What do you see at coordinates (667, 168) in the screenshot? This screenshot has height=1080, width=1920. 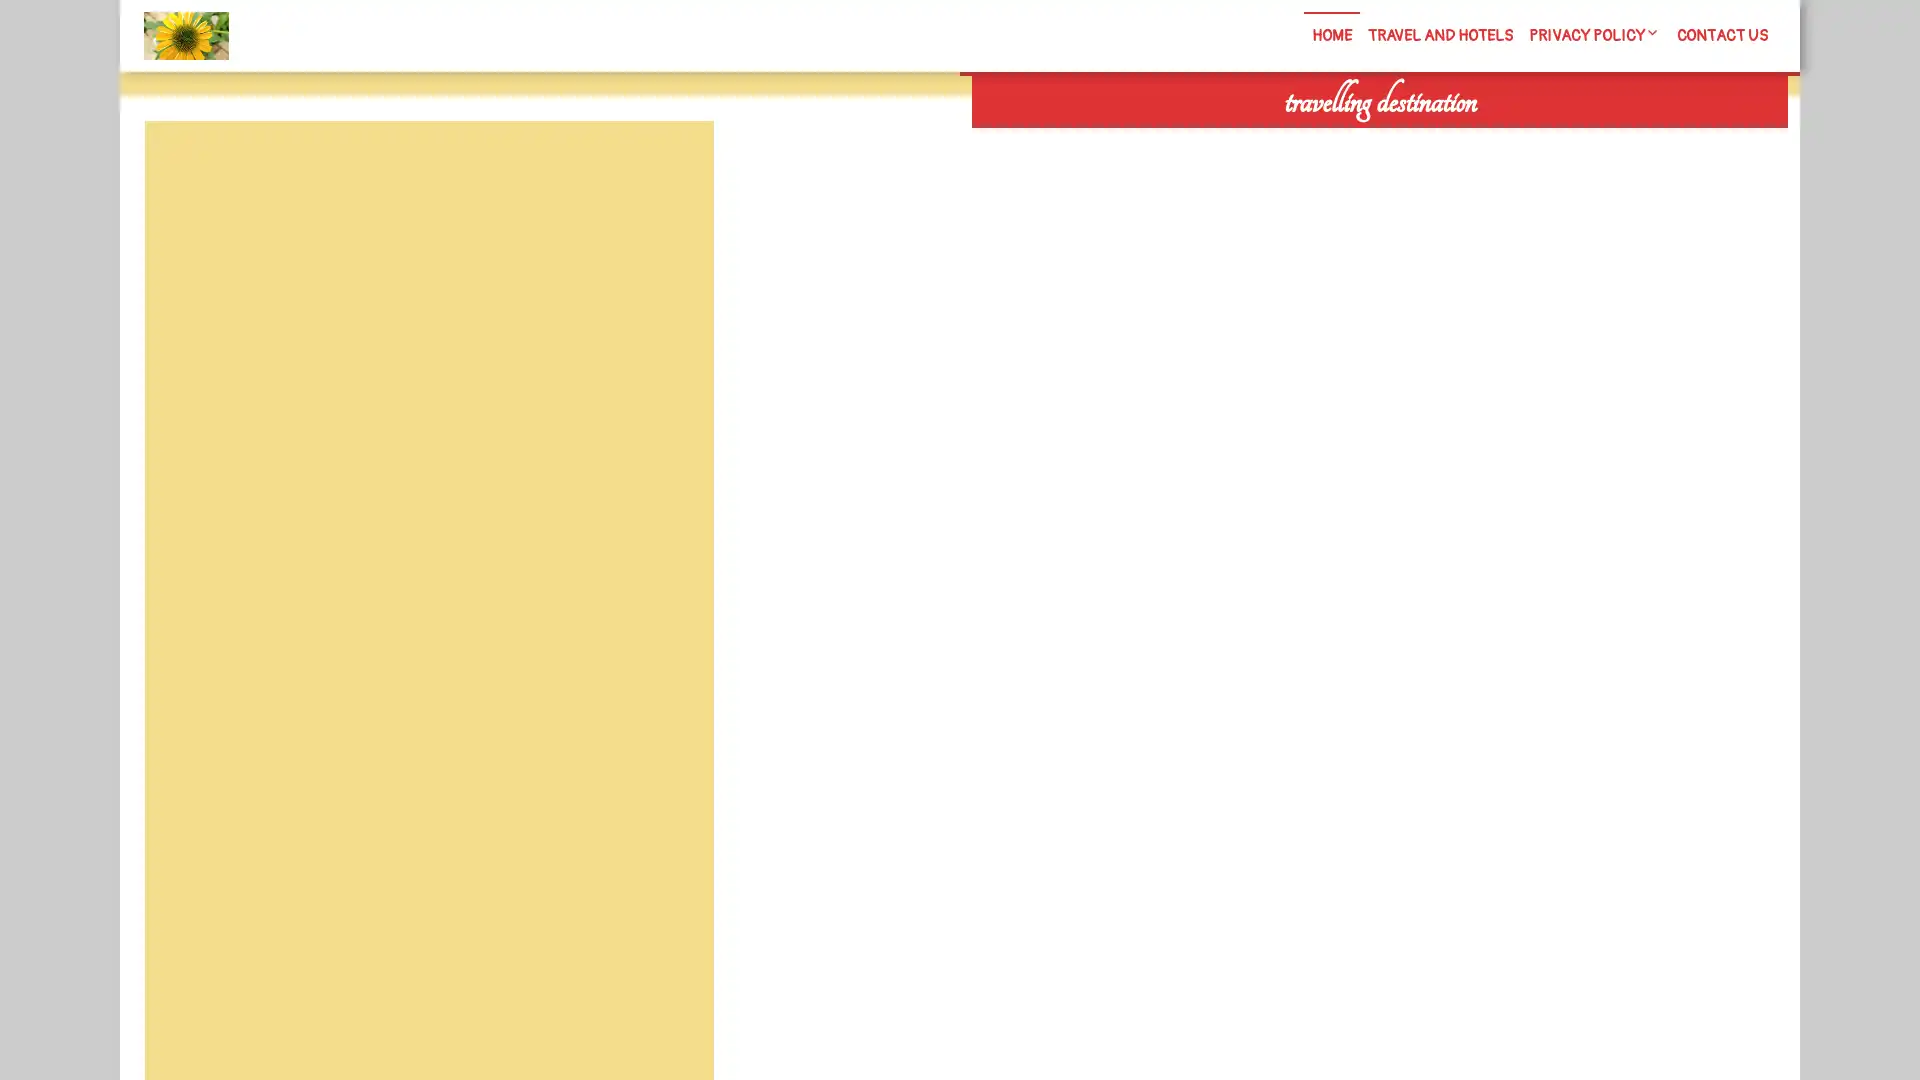 I see `Search` at bounding box center [667, 168].